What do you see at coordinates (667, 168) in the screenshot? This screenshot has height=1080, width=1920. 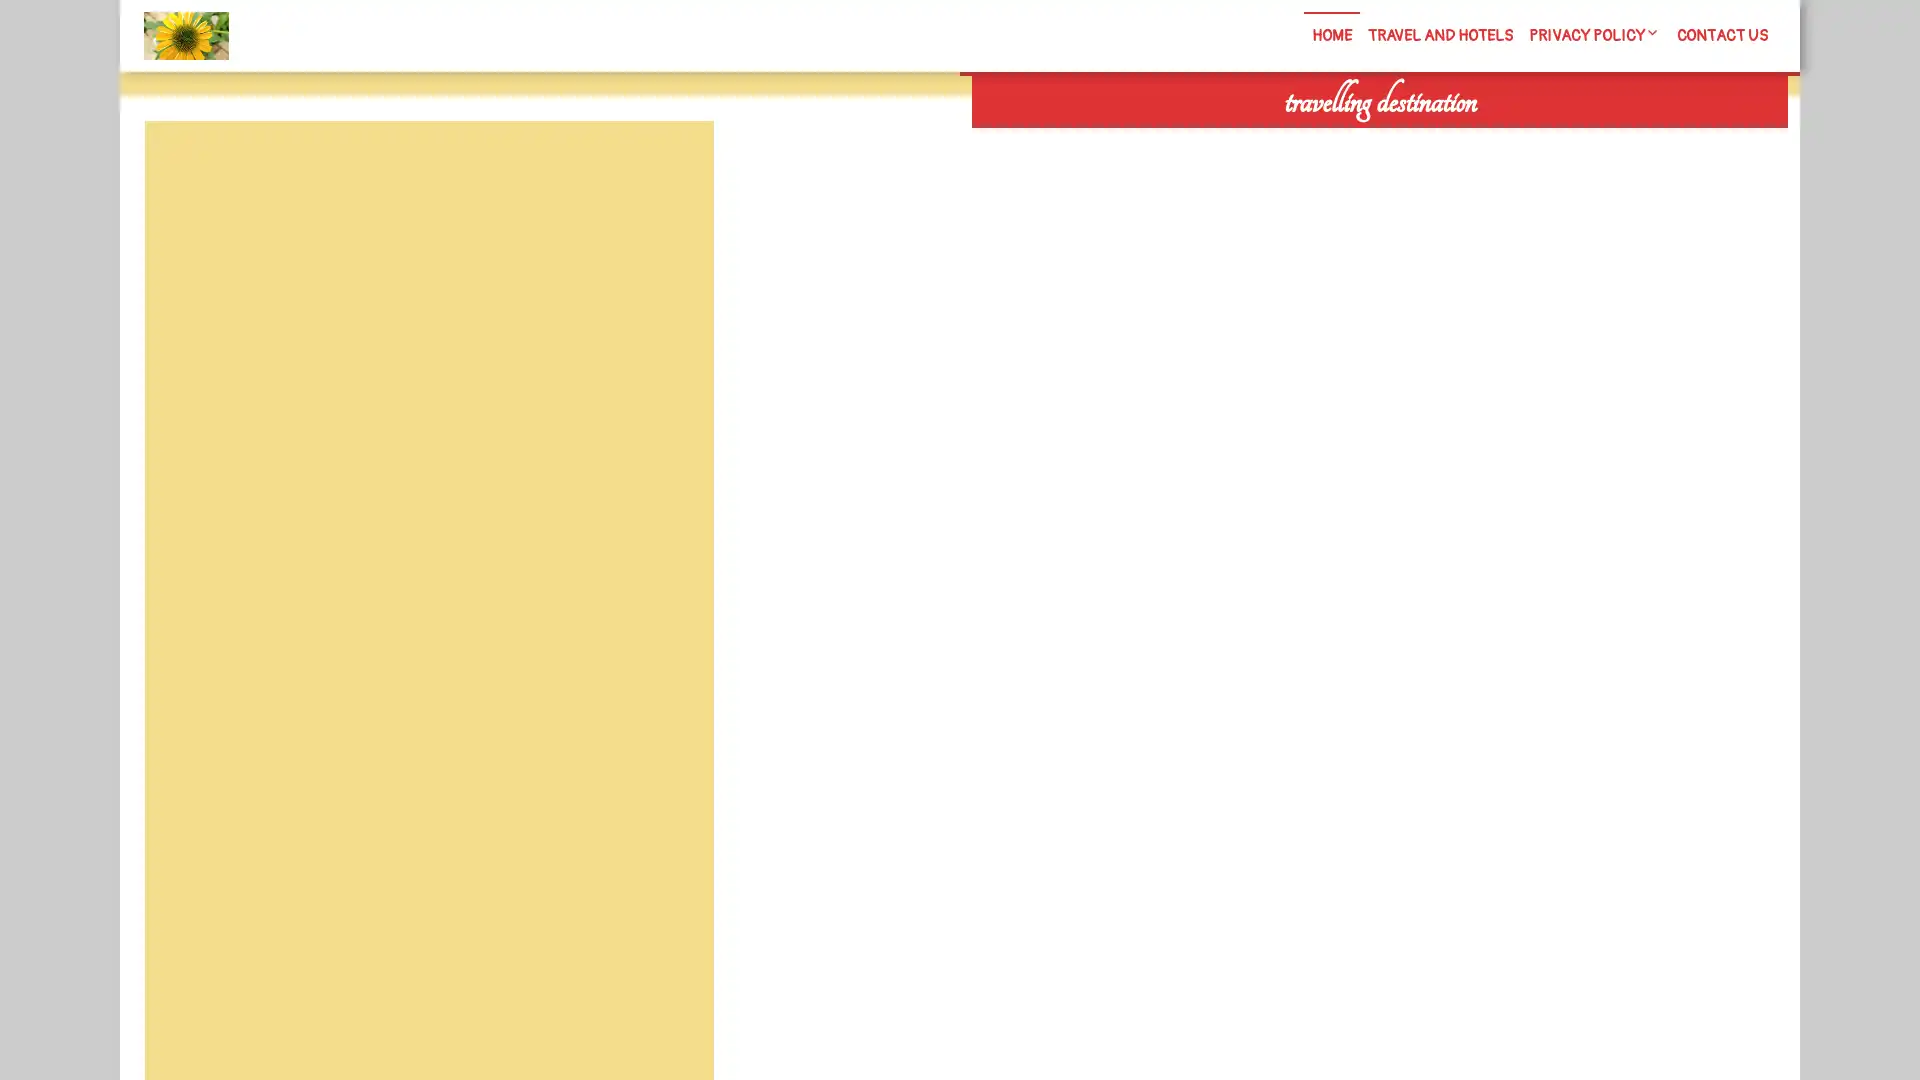 I see `Search` at bounding box center [667, 168].